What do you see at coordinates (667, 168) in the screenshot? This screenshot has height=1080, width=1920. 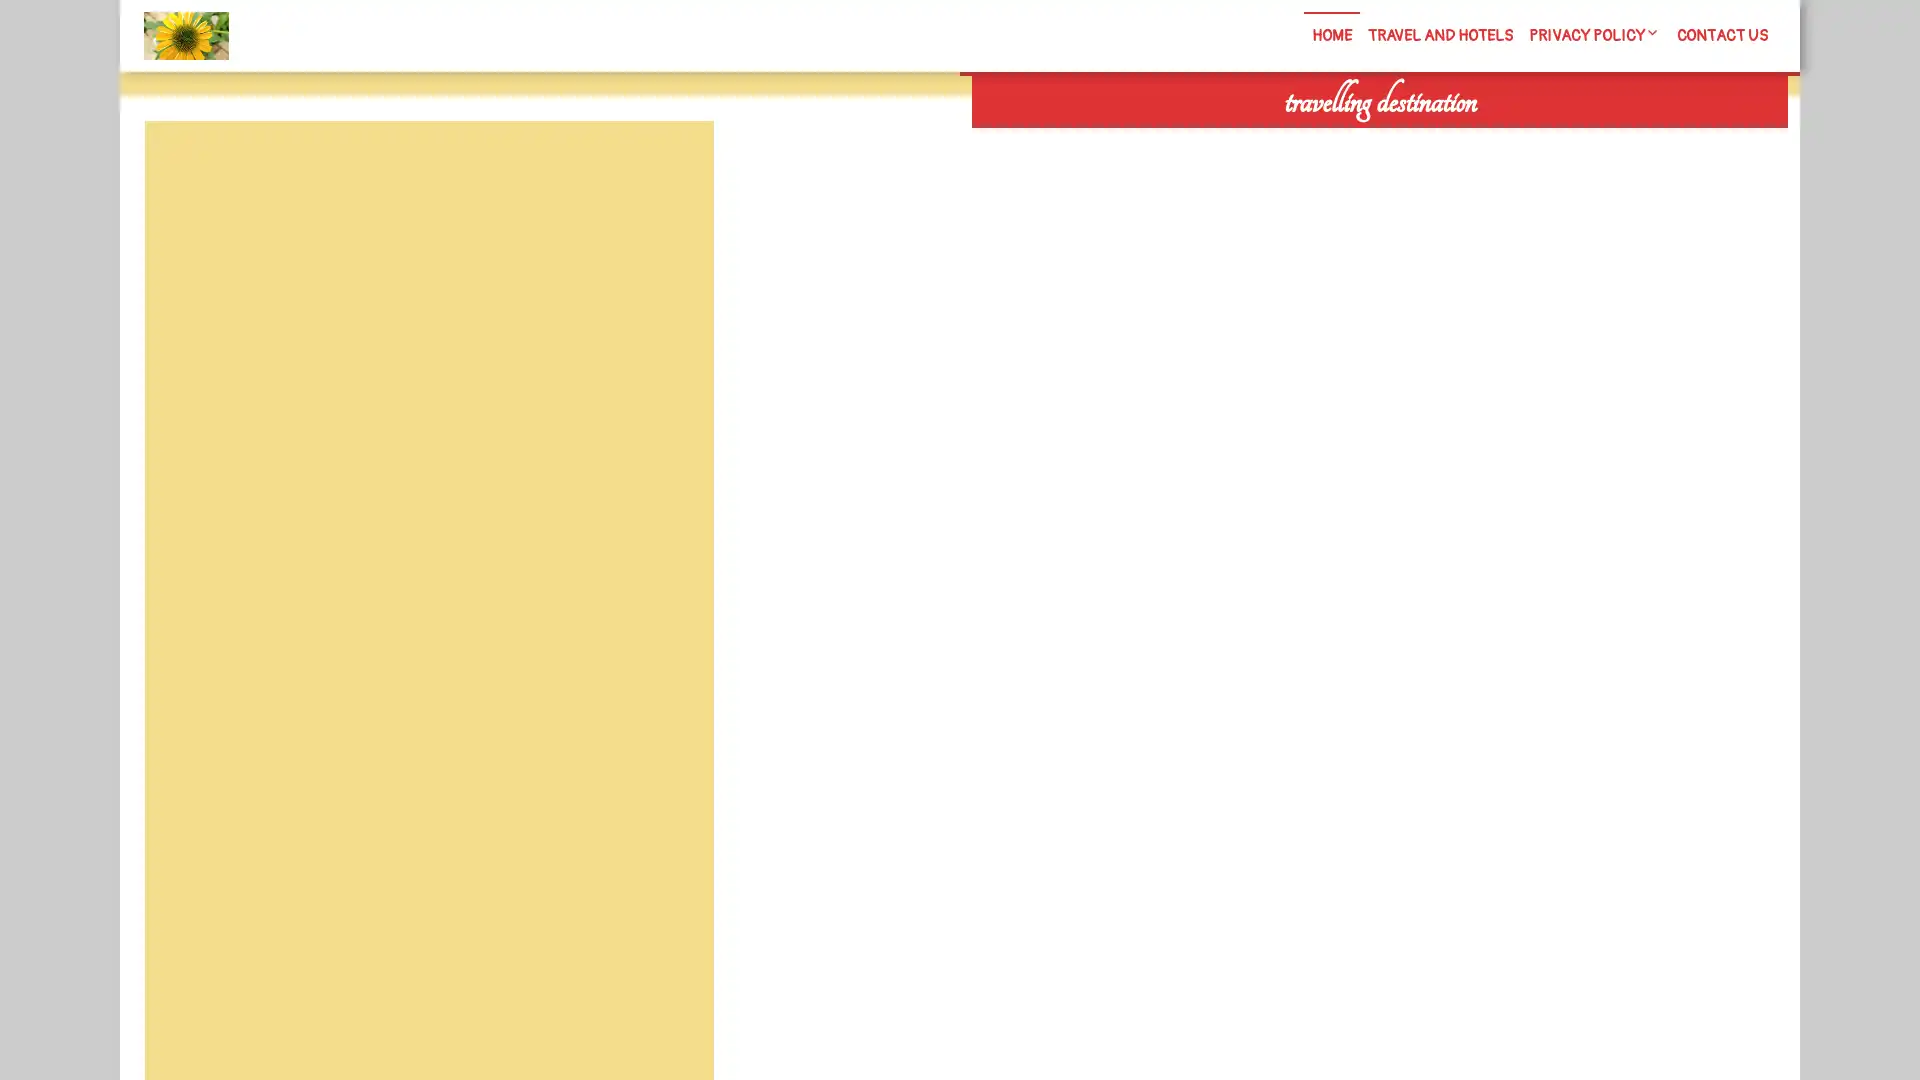 I see `Search` at bounding box center [667, 168].